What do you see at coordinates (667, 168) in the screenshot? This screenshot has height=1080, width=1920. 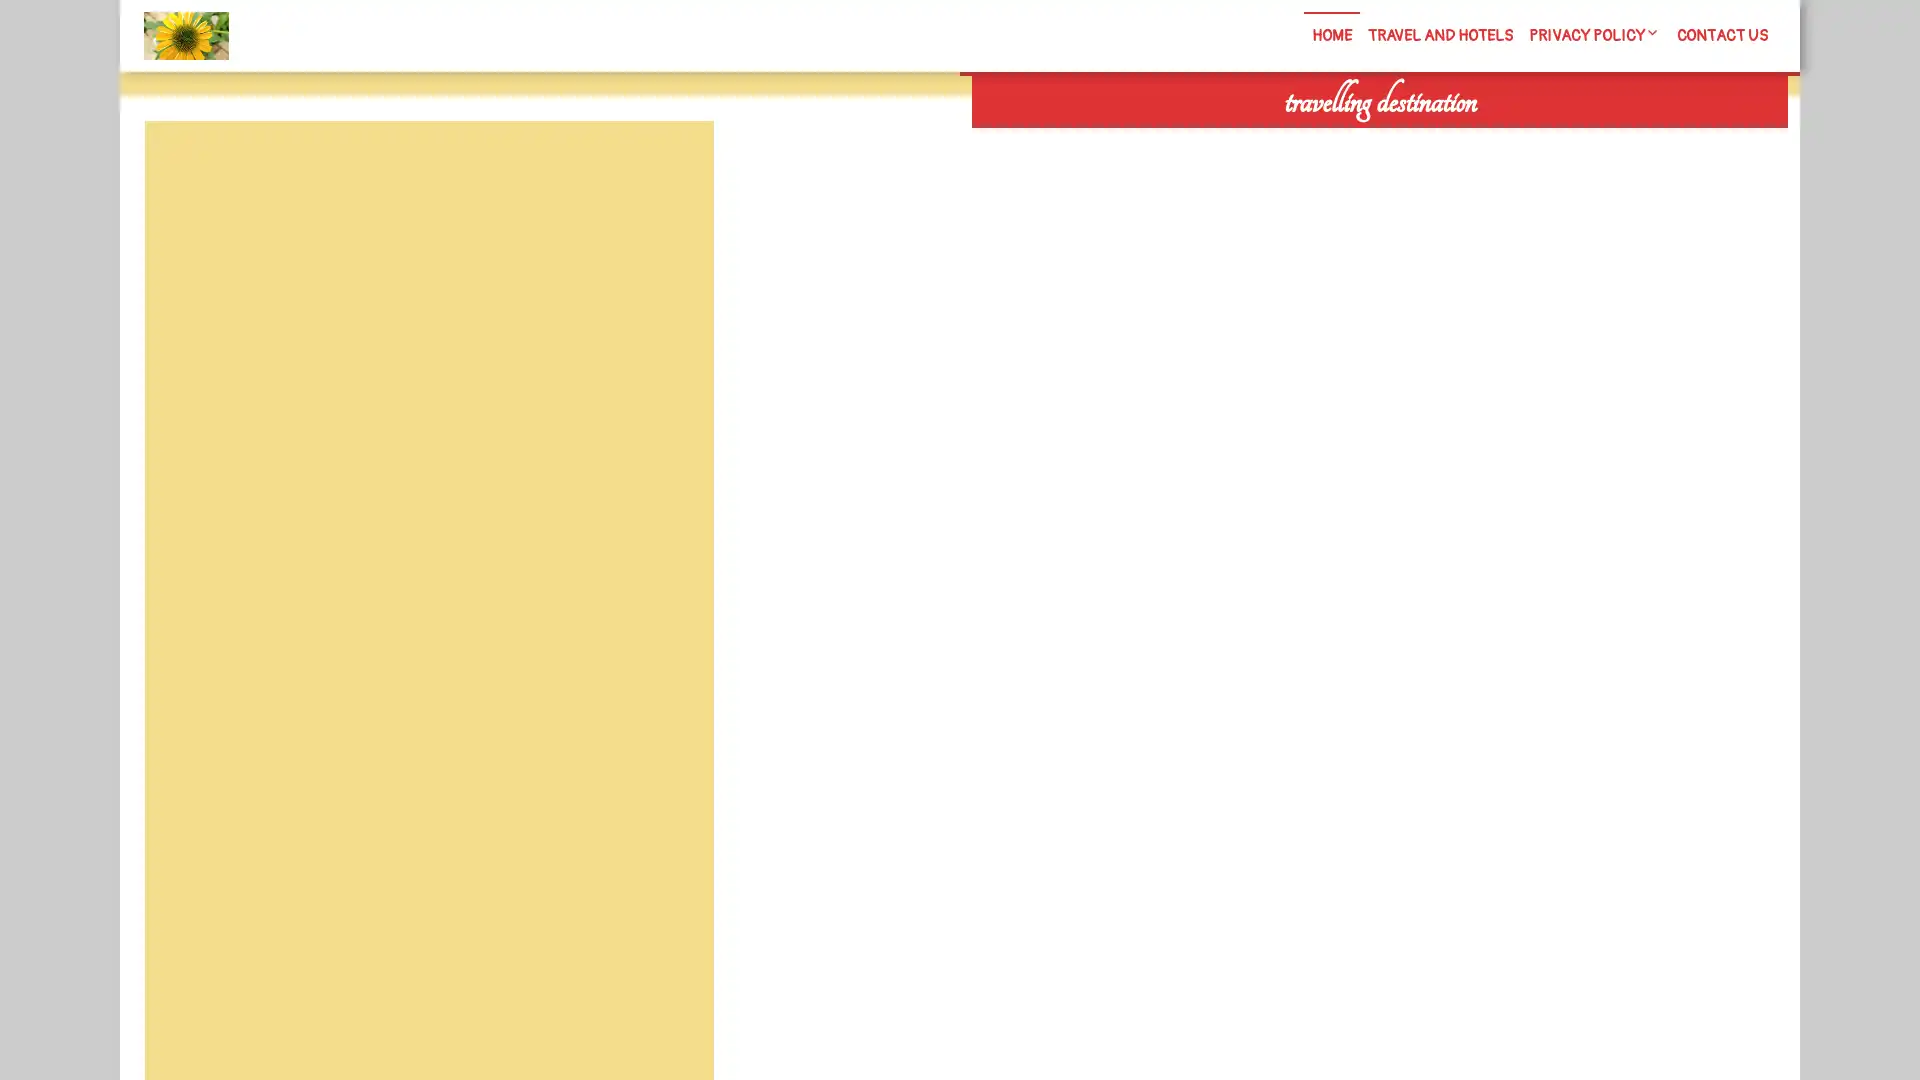 I see `Search` at bounding box center [667, 168].